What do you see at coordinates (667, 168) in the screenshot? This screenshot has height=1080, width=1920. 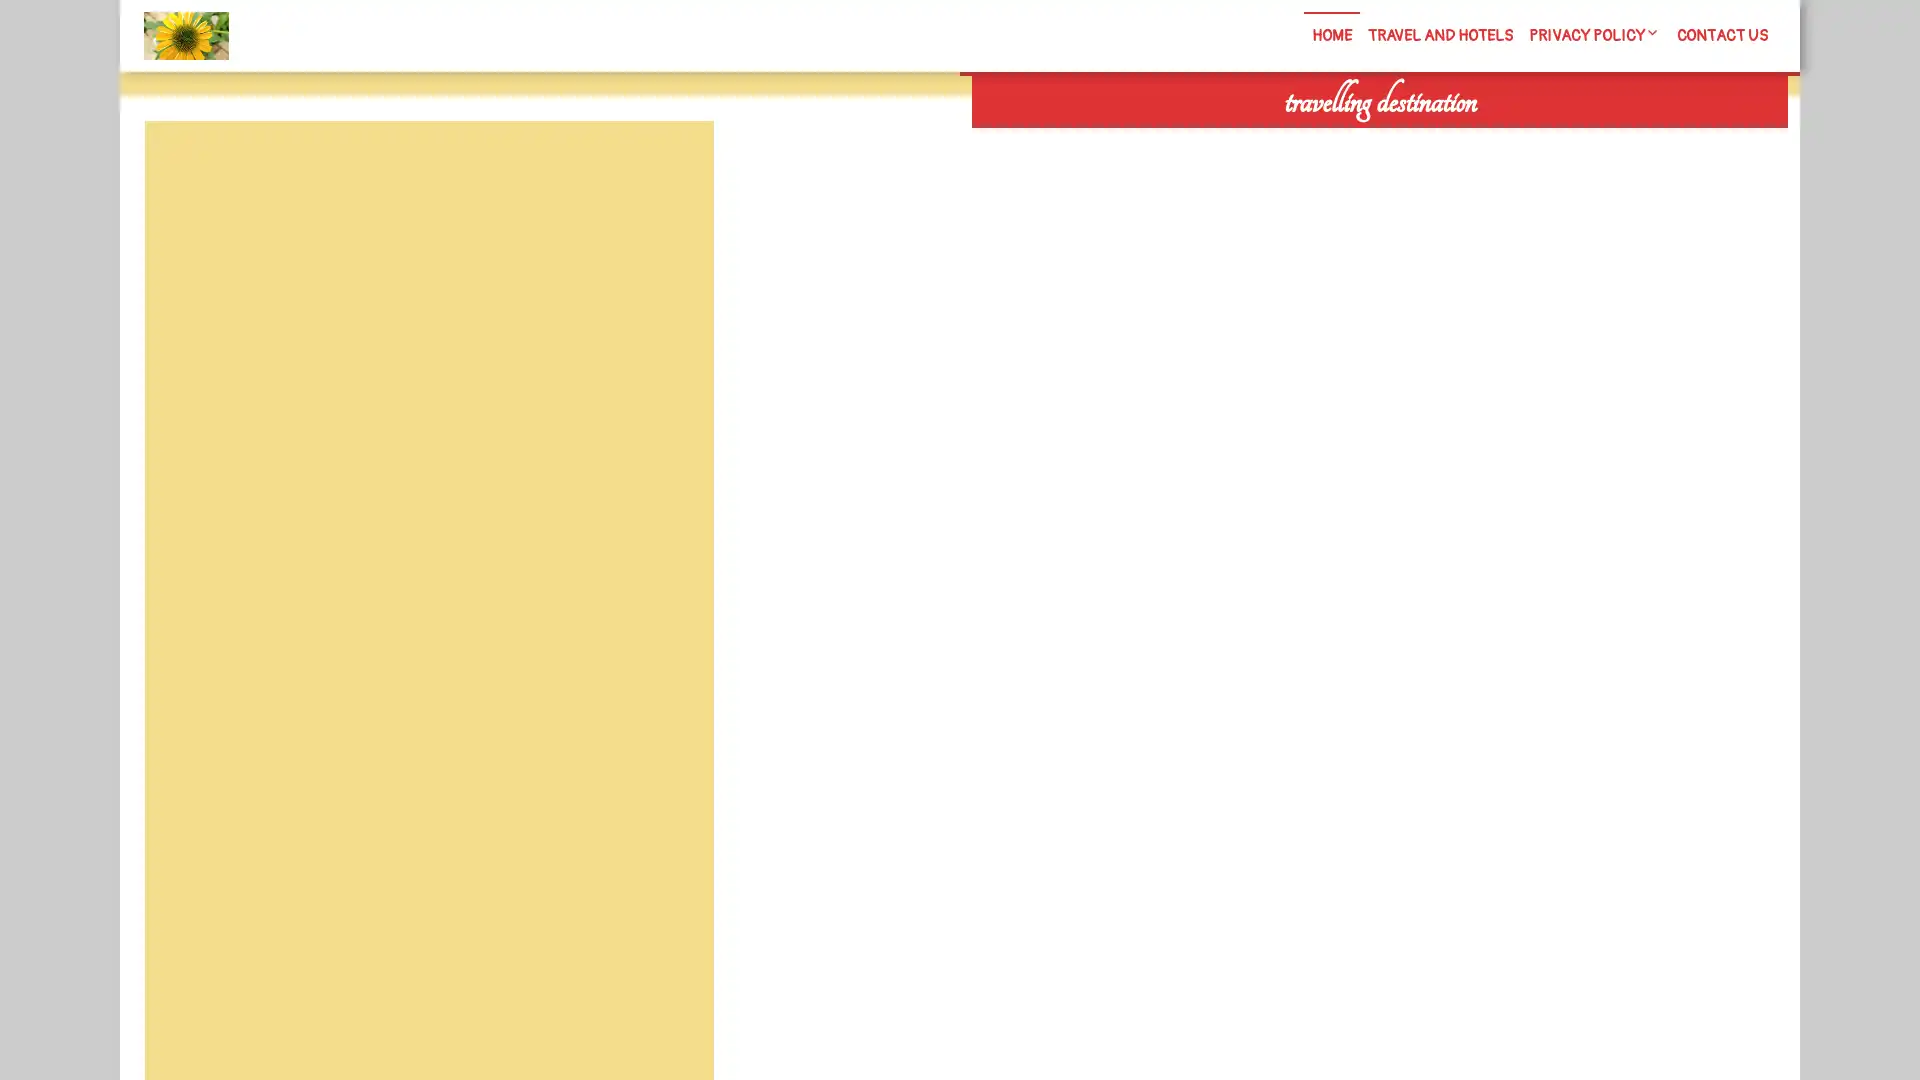 I see `Search` at bounding box center [667, 168].